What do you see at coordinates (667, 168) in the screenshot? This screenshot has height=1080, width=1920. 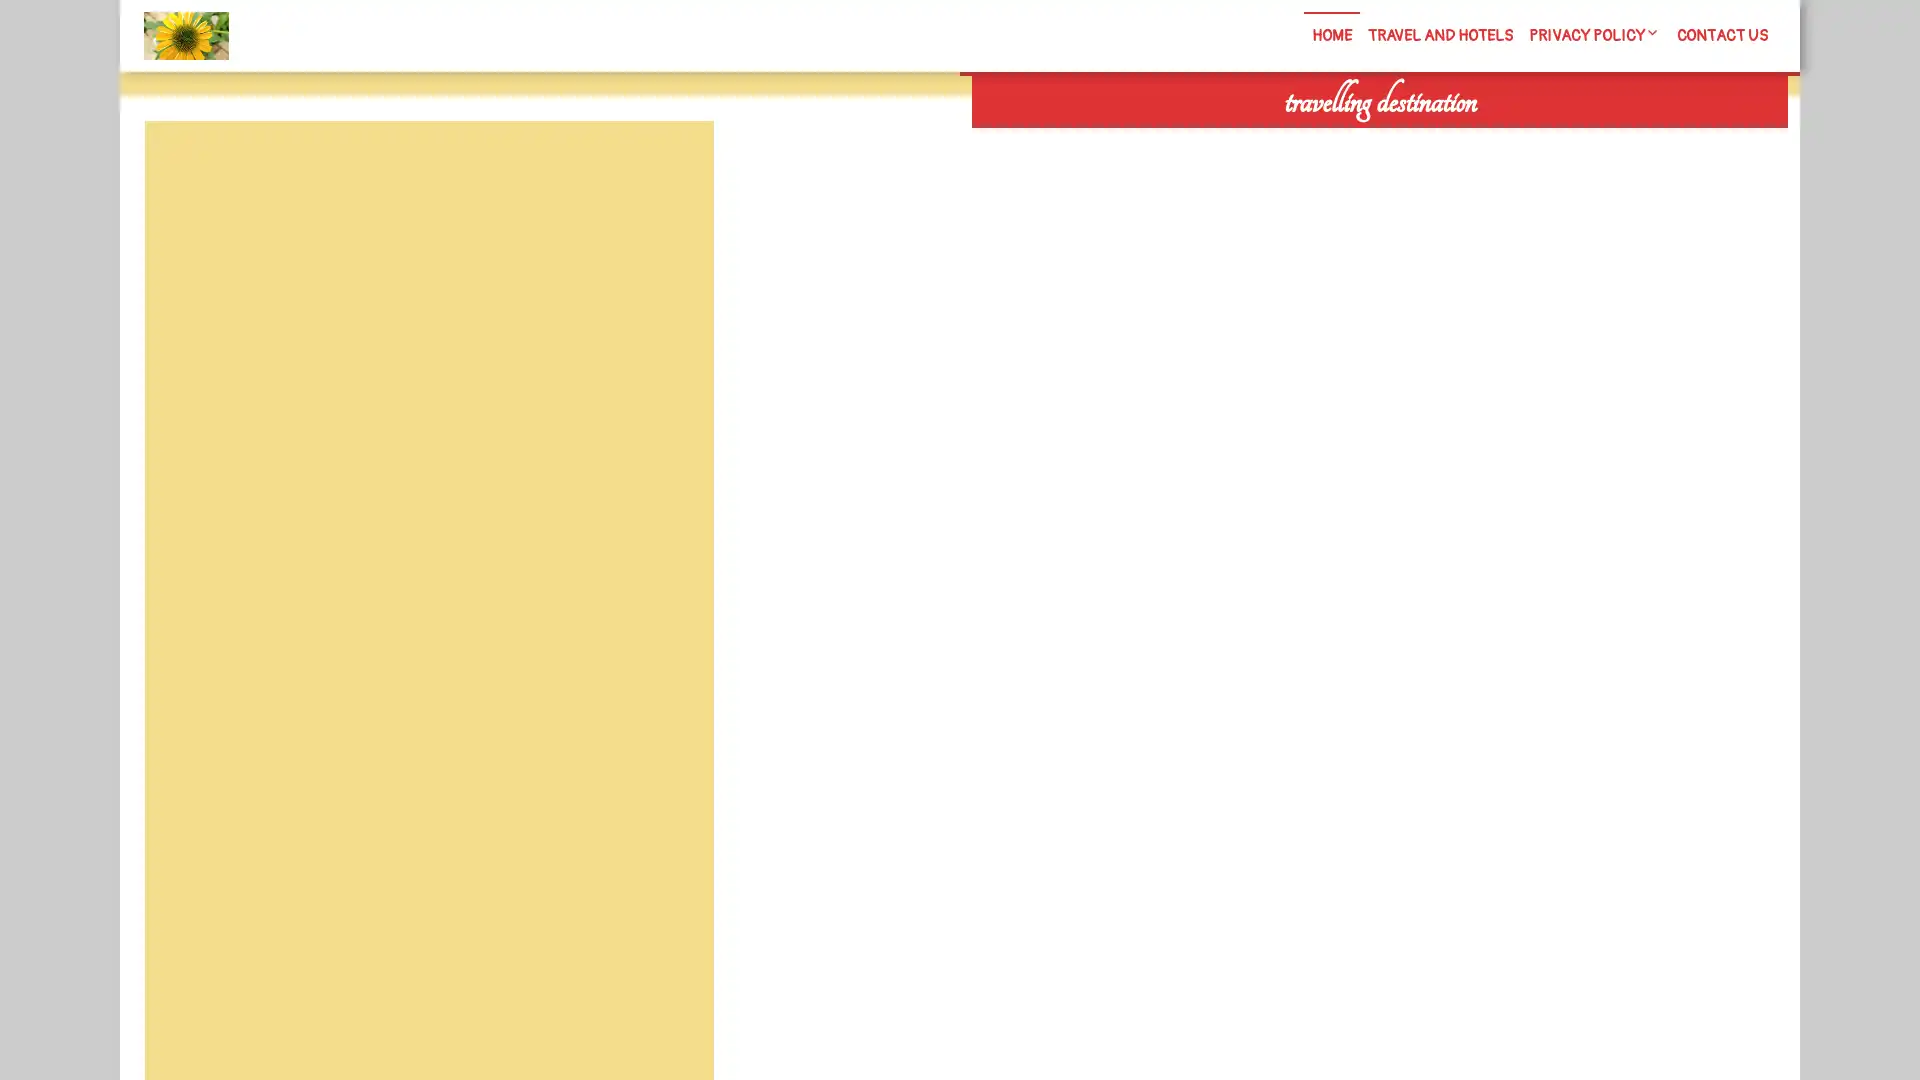 I see `Search` at bounding box center [667, 168].